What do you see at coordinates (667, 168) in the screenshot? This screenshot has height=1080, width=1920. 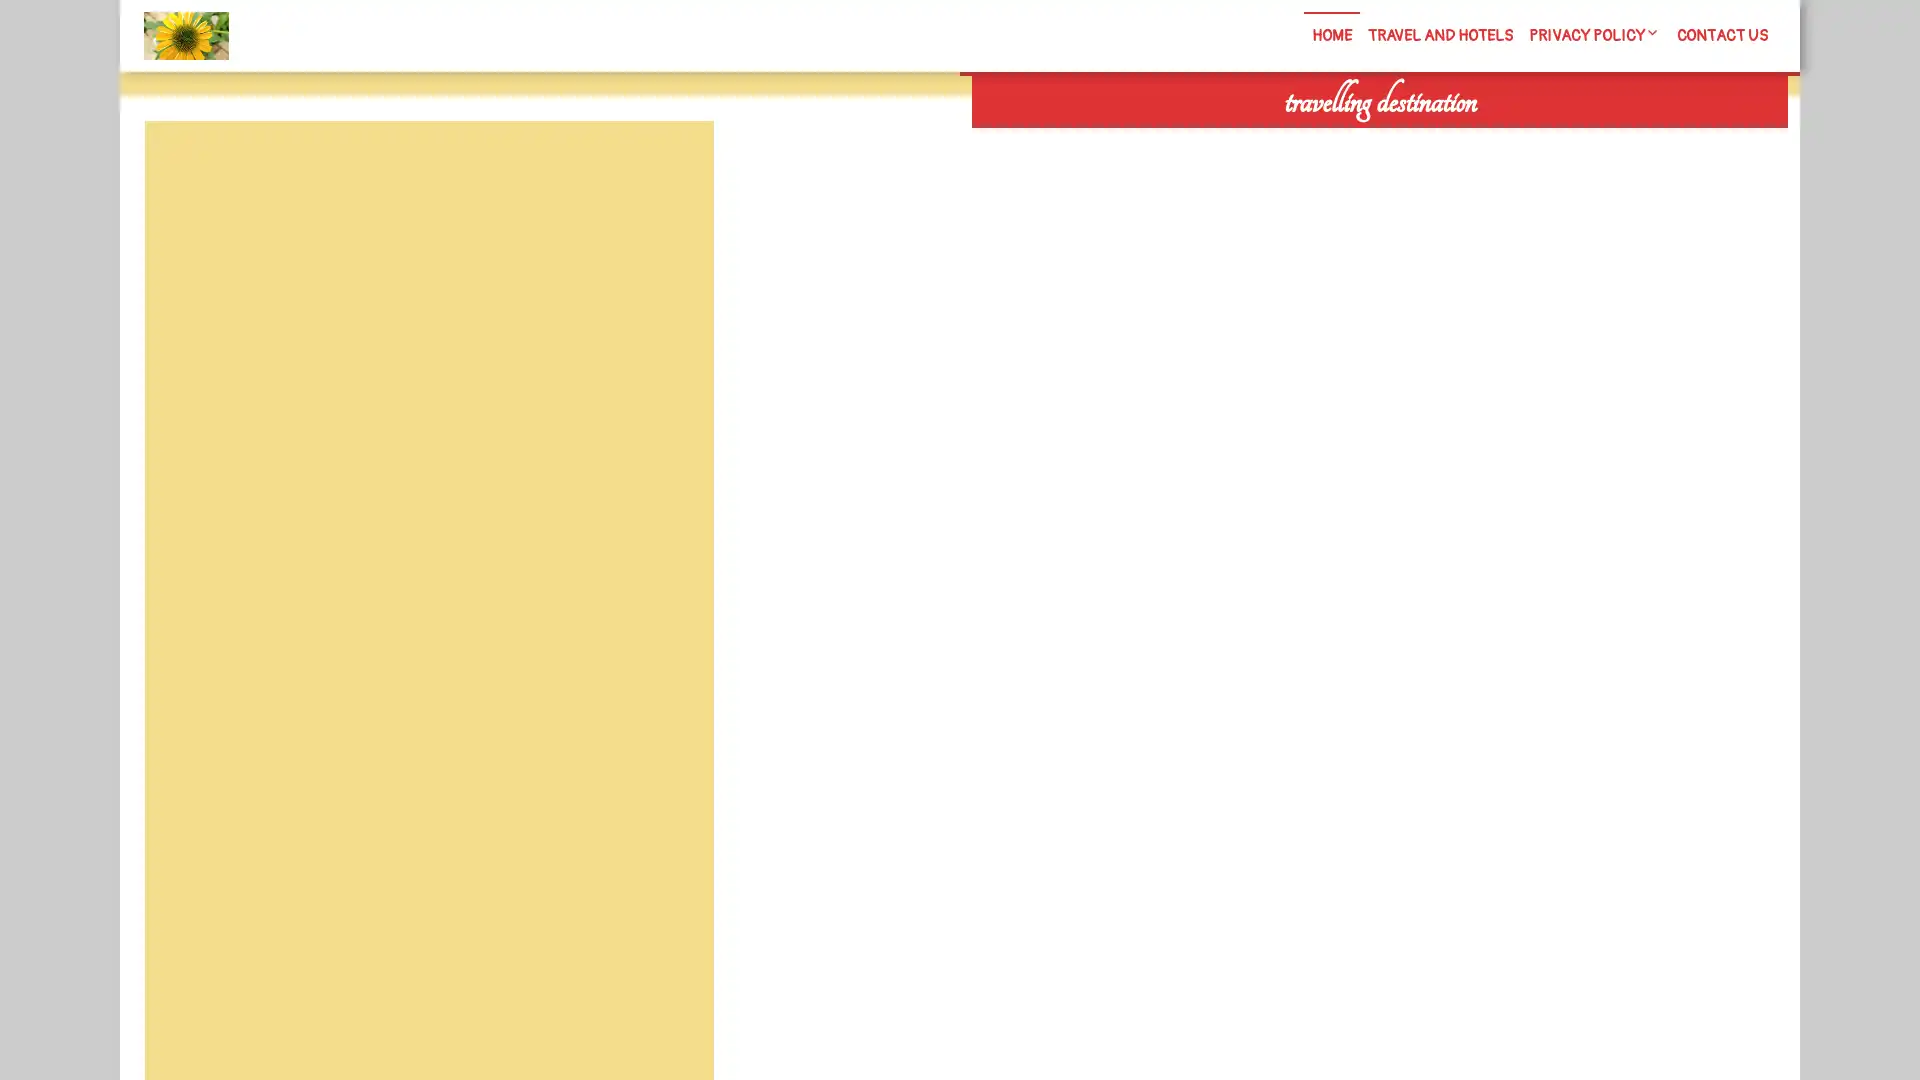 I see `Search` at bounding box center [667, 168].